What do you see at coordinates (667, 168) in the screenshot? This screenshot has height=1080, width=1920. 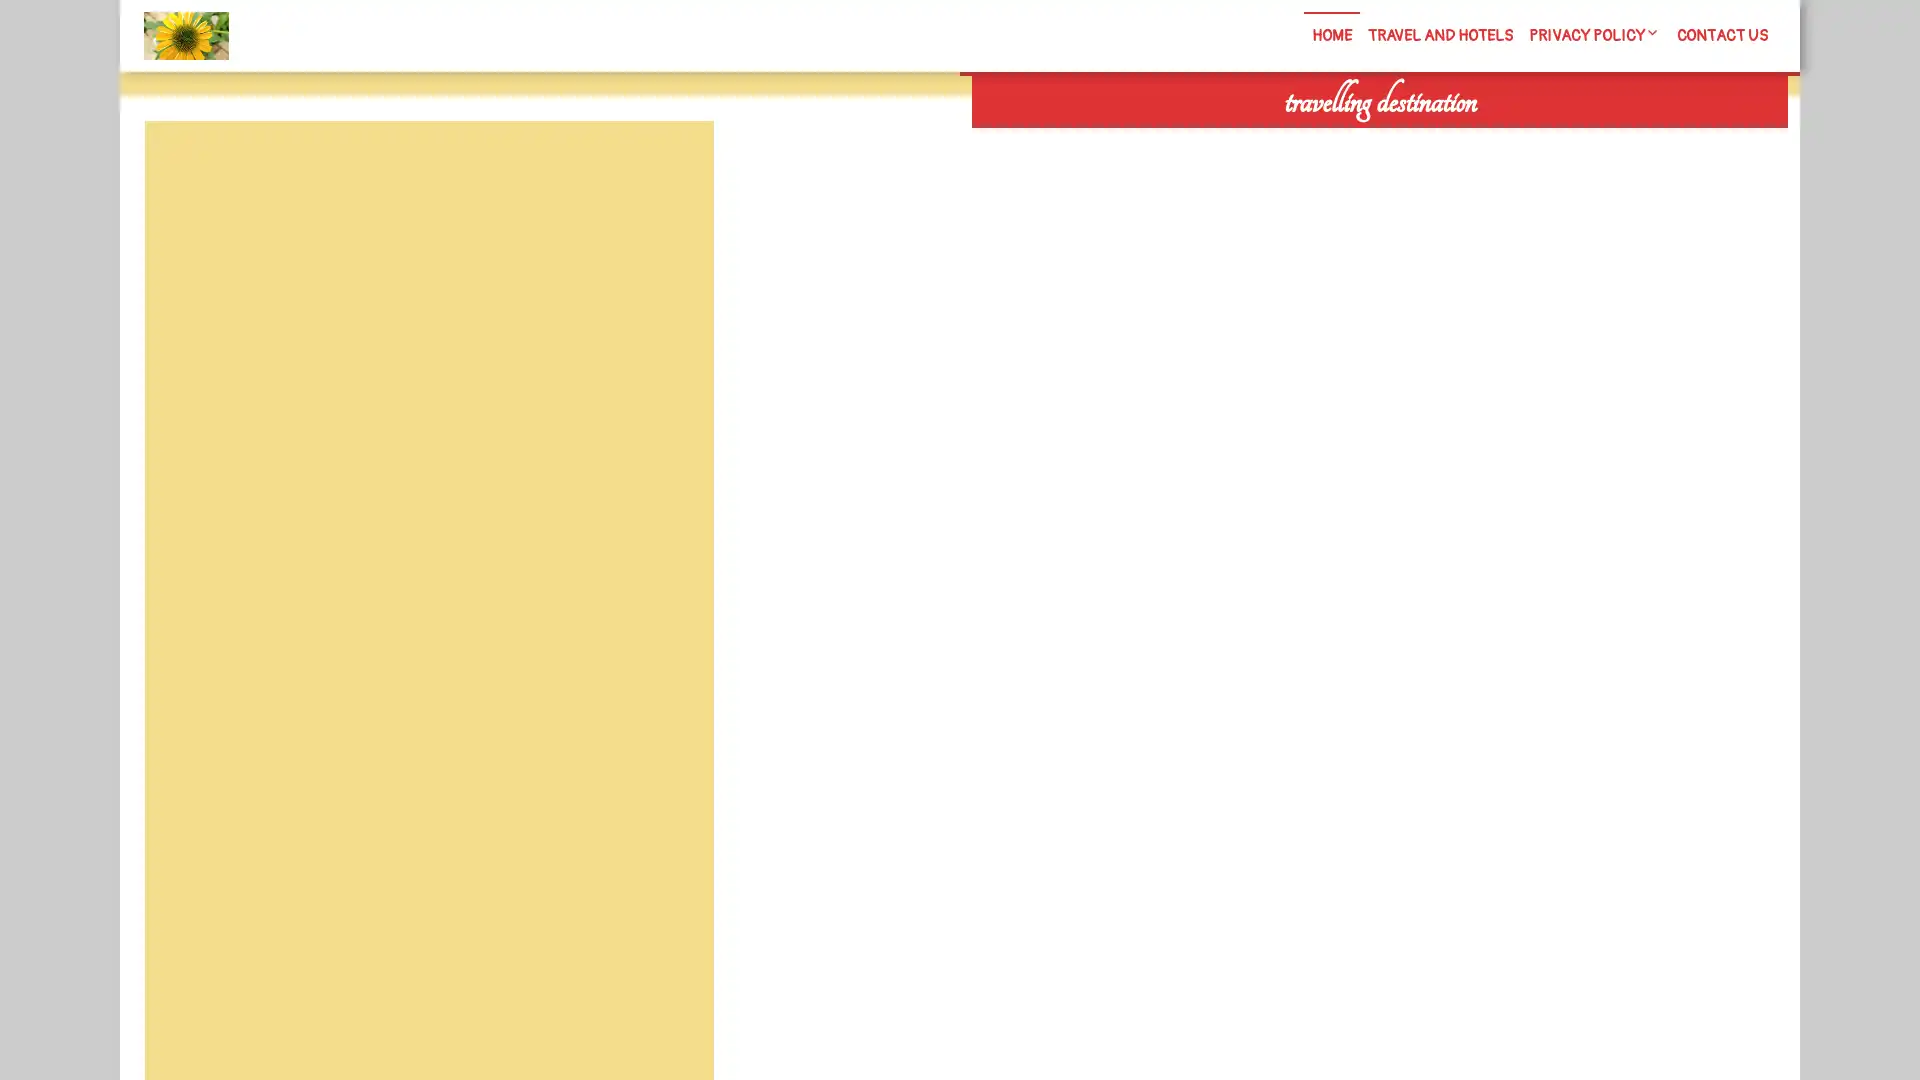 I see `Search` at bounding box center [667, 168].